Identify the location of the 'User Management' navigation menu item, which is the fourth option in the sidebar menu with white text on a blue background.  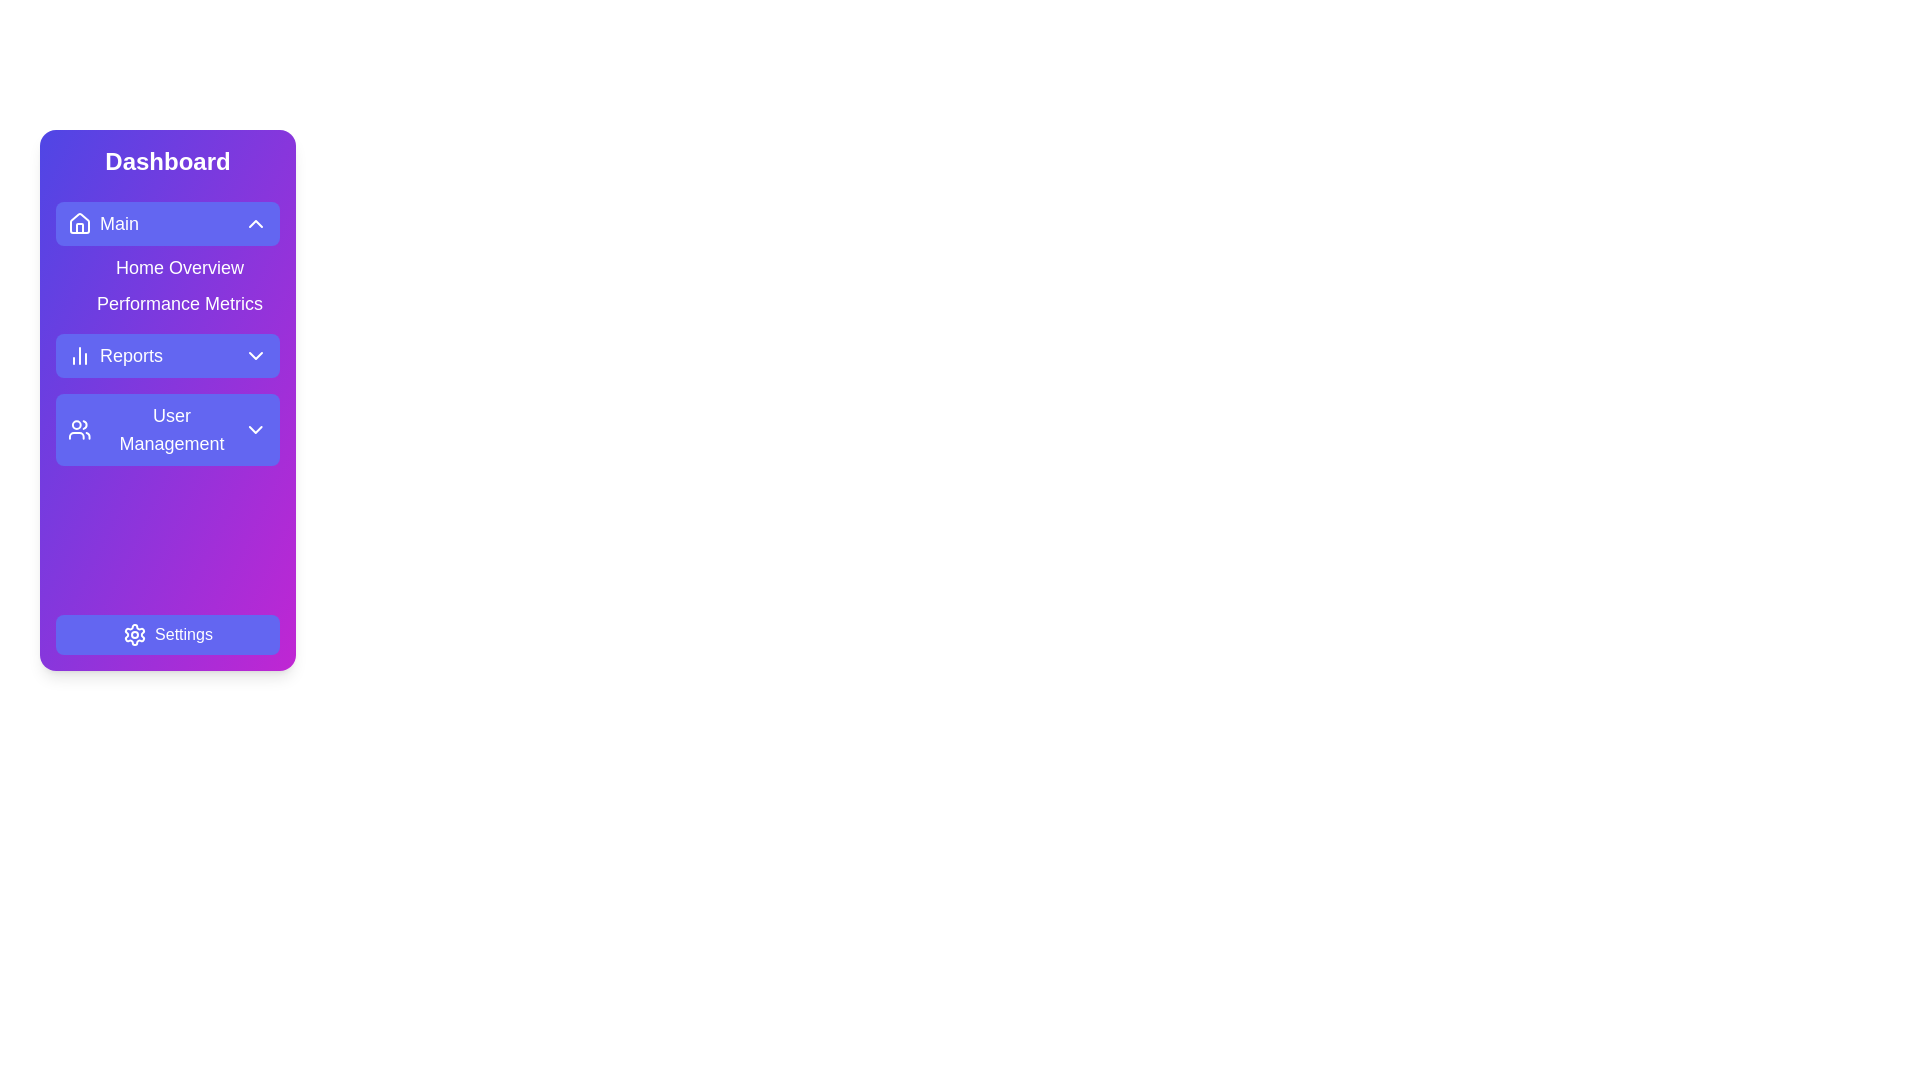
(155, 428).